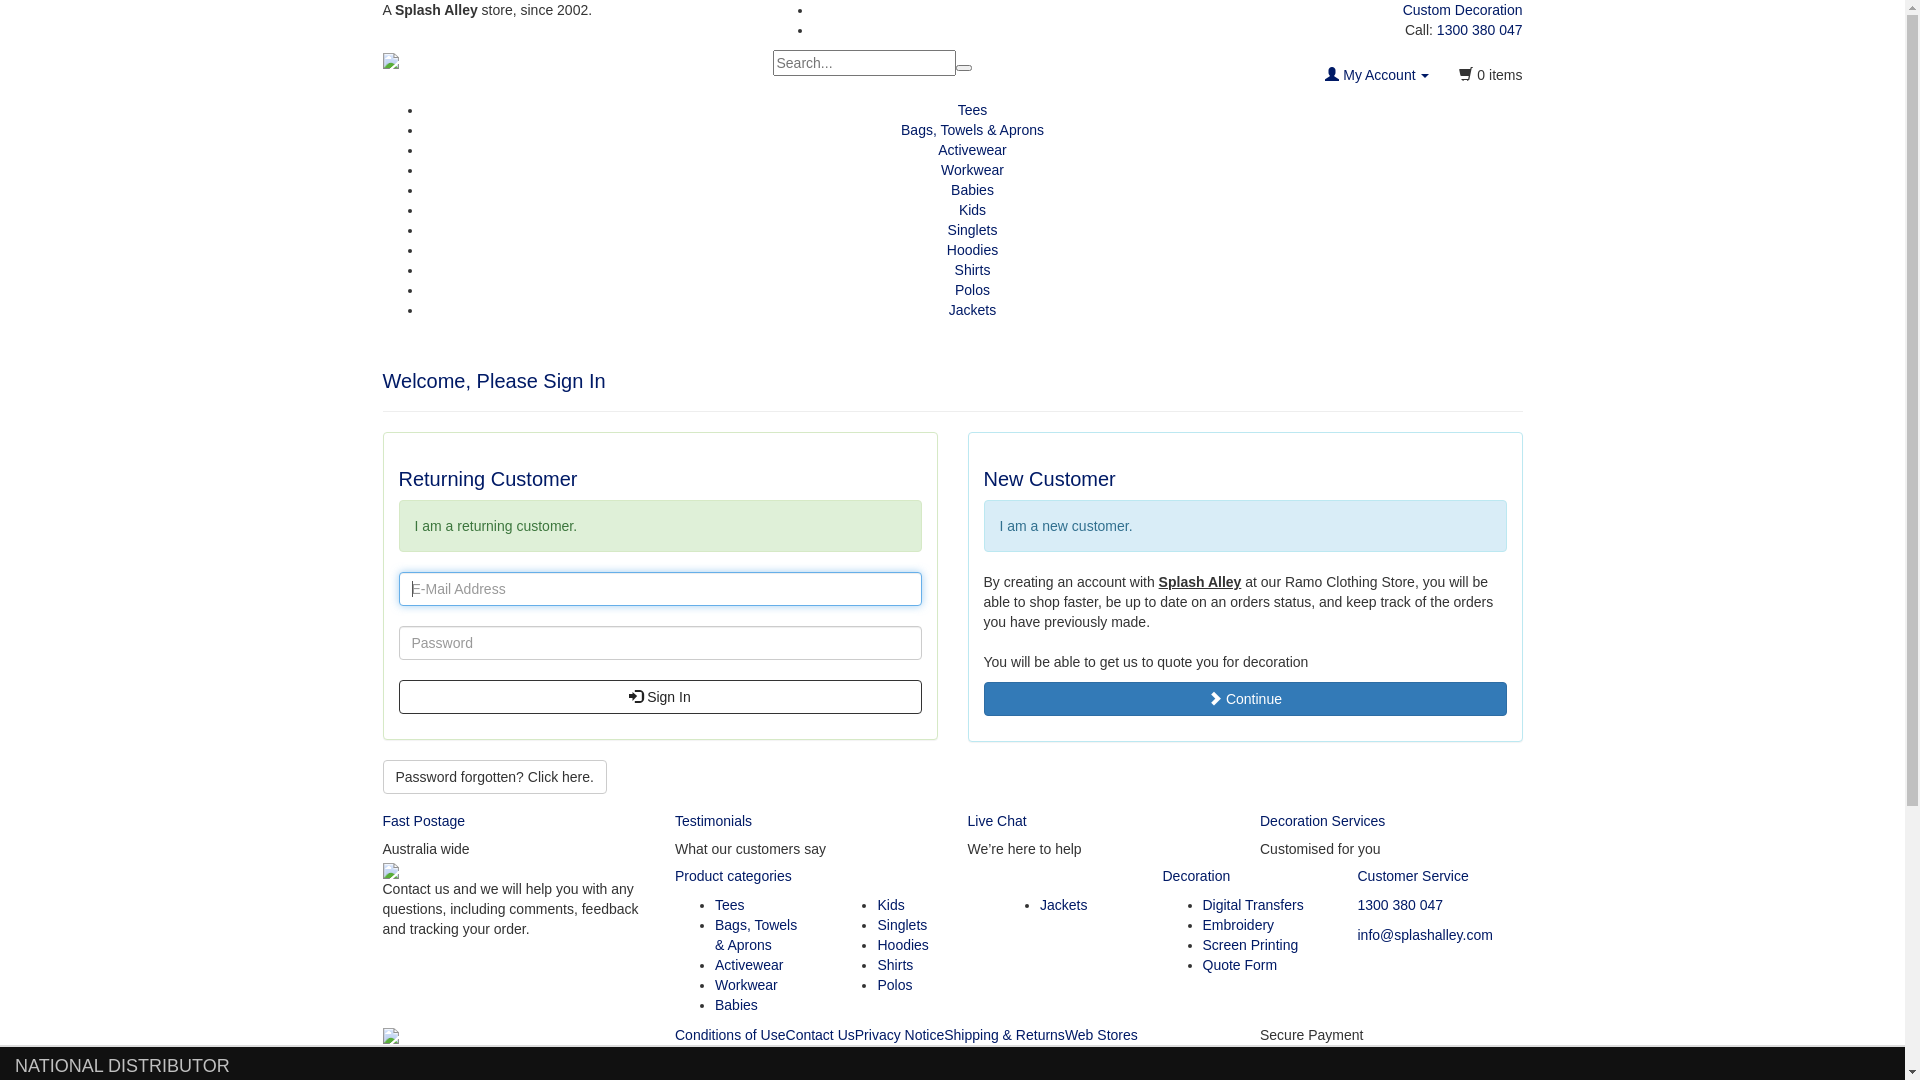  I want to click on 'Sign In', so click(659, 696).